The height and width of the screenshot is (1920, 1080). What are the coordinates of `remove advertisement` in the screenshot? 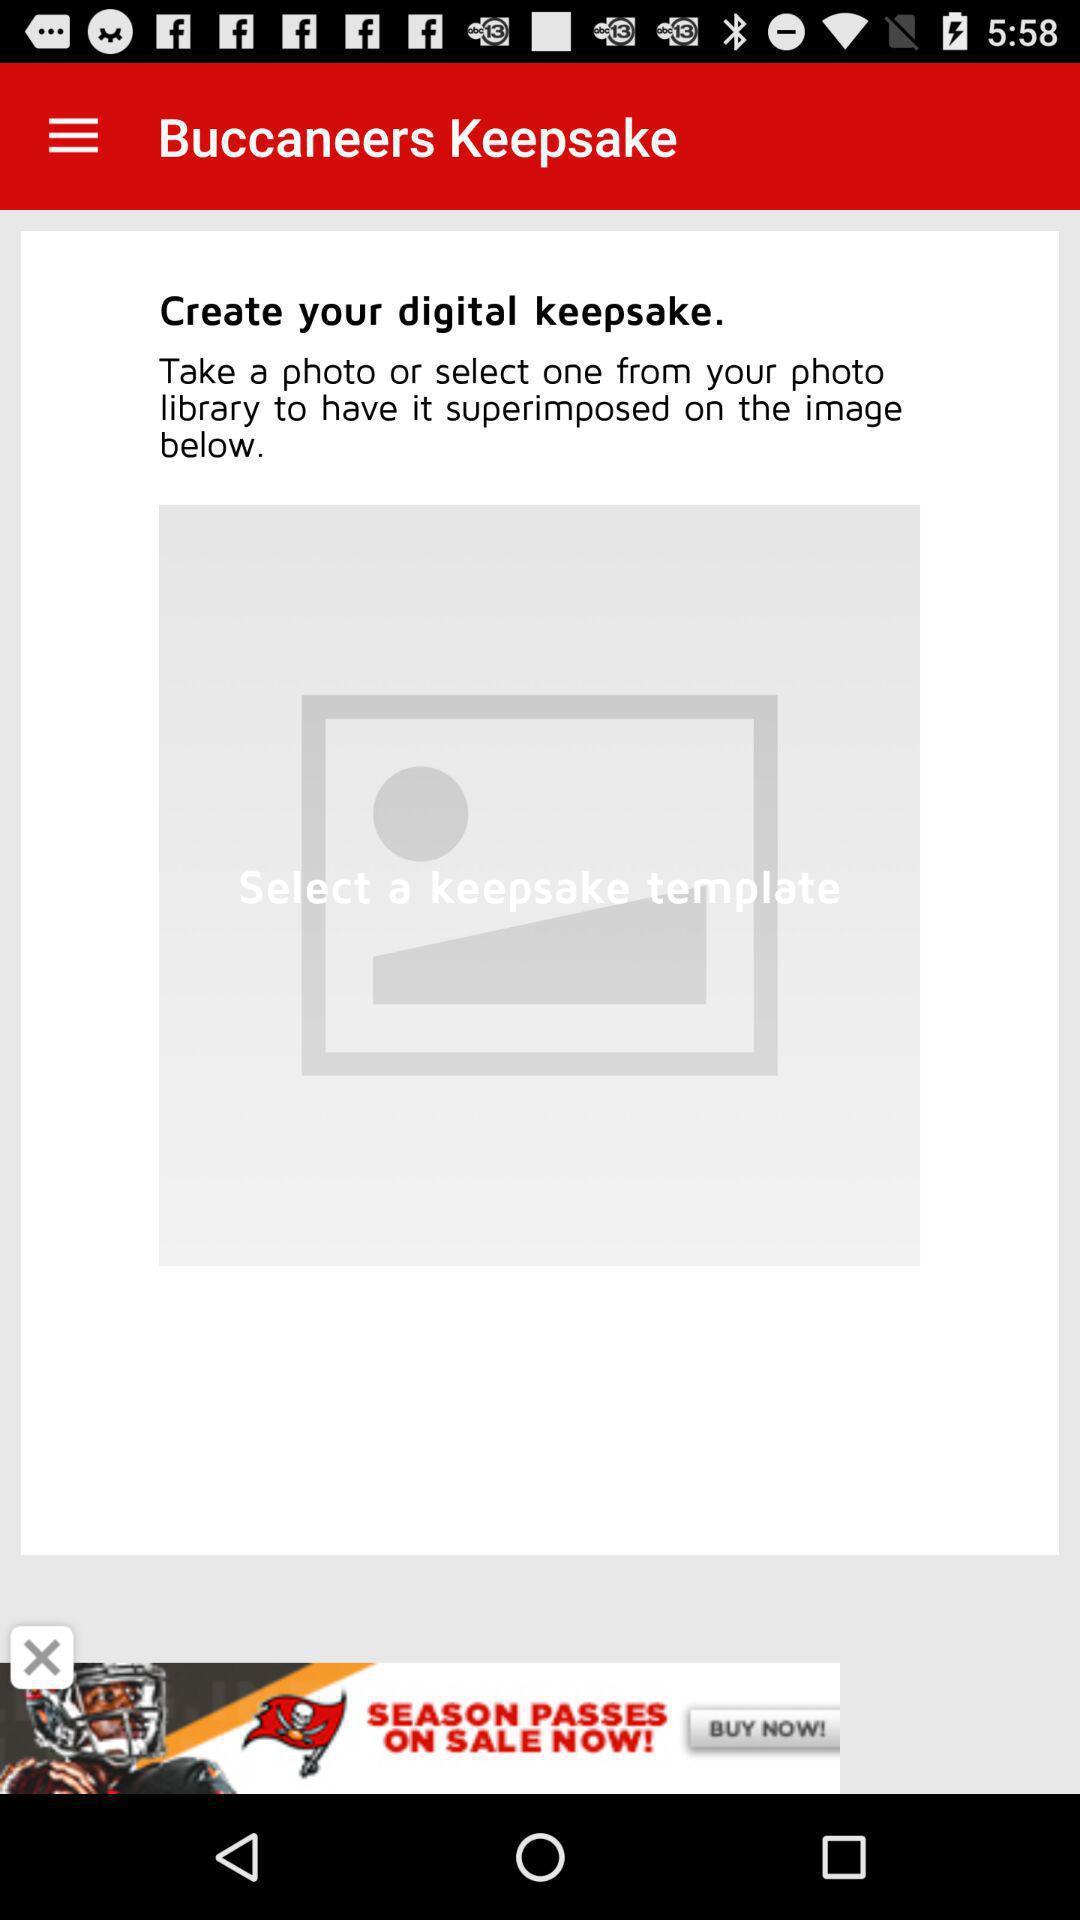 It's located at (42, 1657).